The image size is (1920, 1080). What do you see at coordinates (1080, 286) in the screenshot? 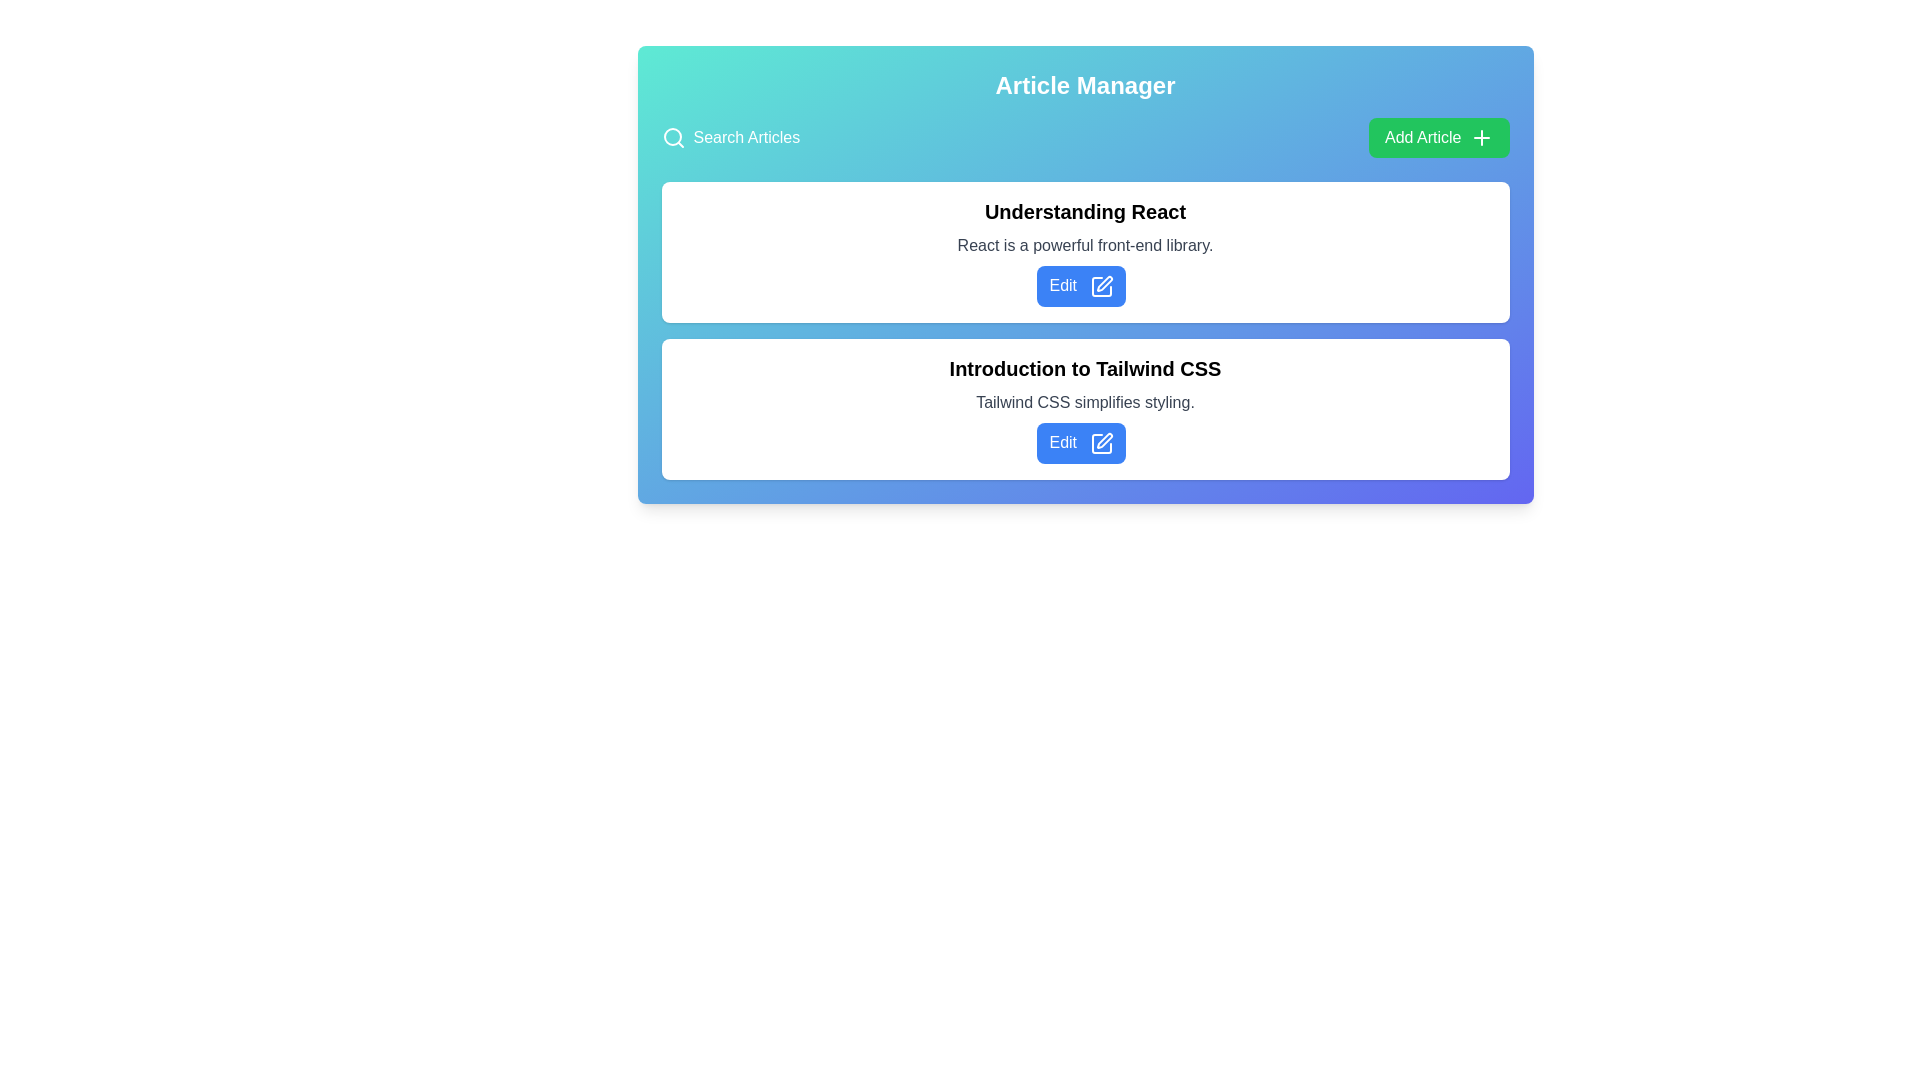
I see `the blue rectangular button with white text 'Edit' and a pen icon` at bounding box center [1080, 286].